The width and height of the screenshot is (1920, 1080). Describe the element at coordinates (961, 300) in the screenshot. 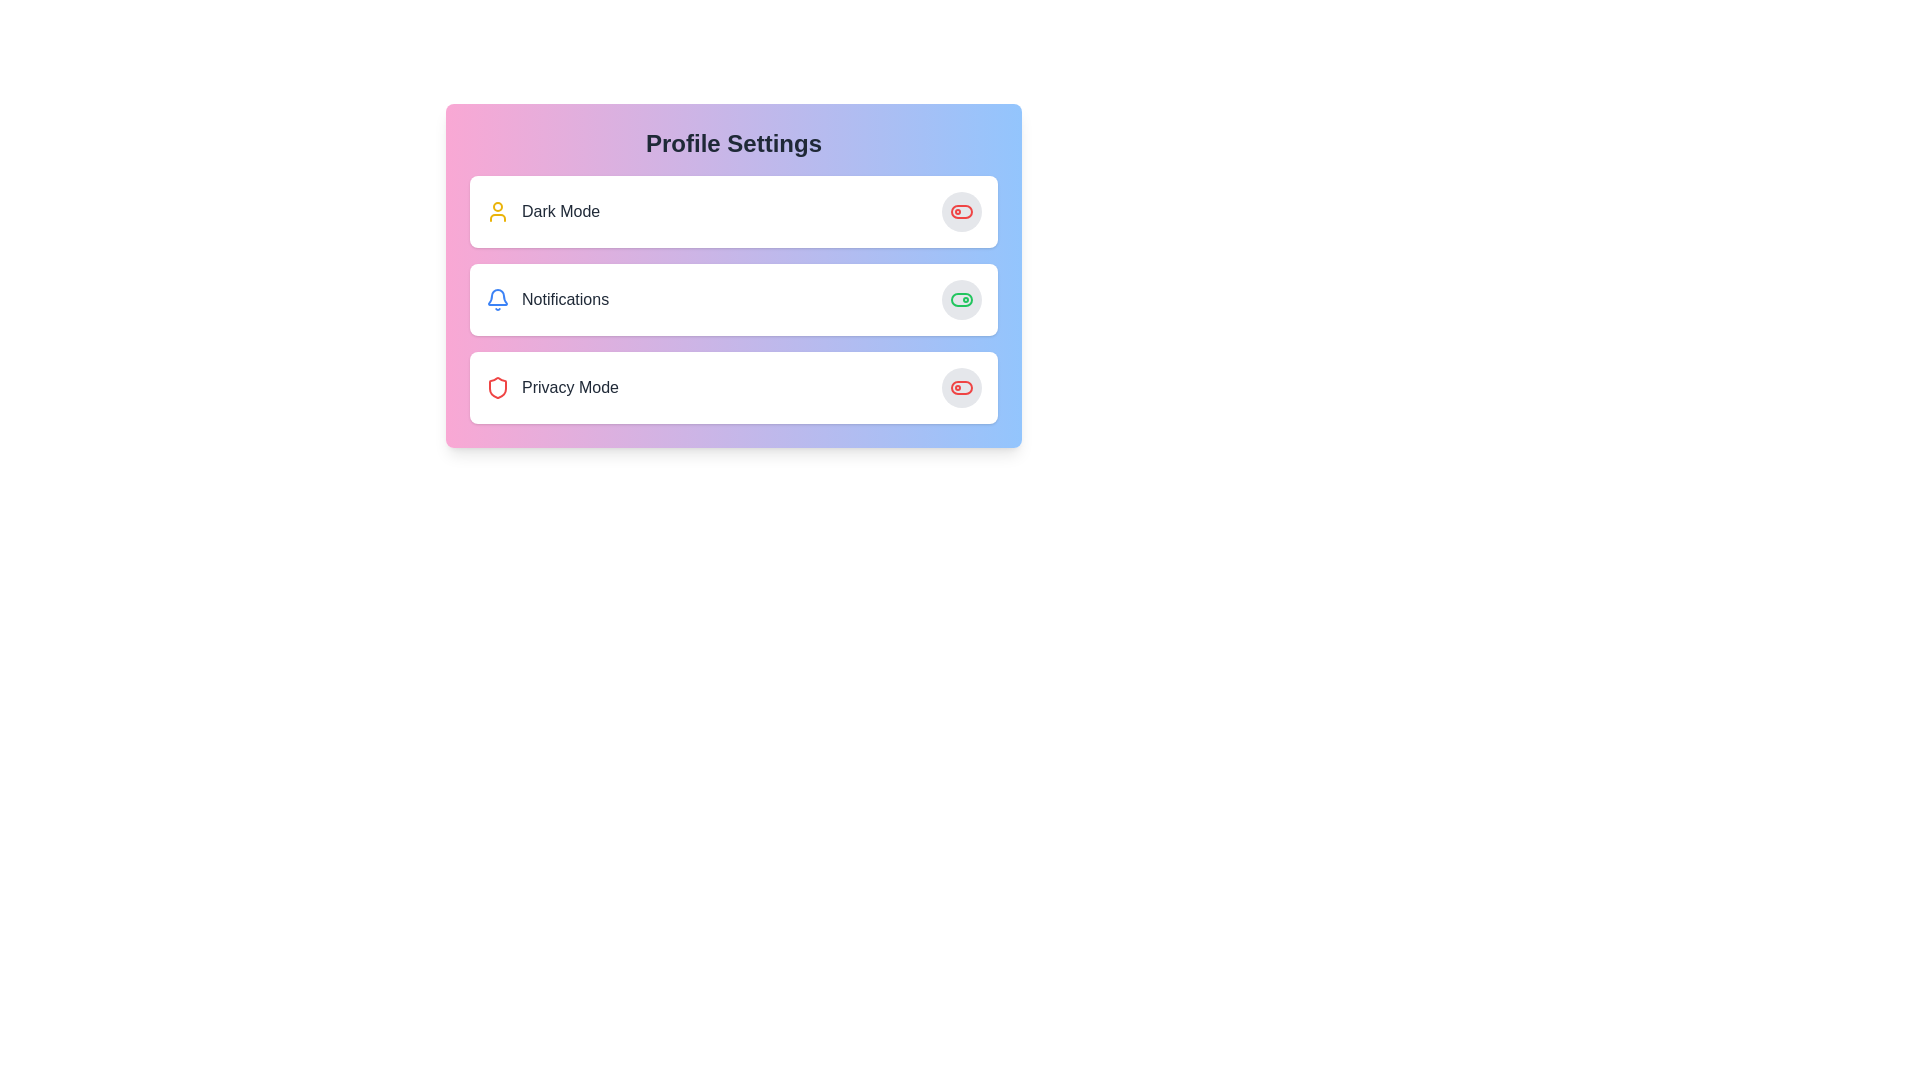

I see `the green background of the toggle switch element, which is elongated with rounded corners and represents the 'on' position of the toggle` at that location.